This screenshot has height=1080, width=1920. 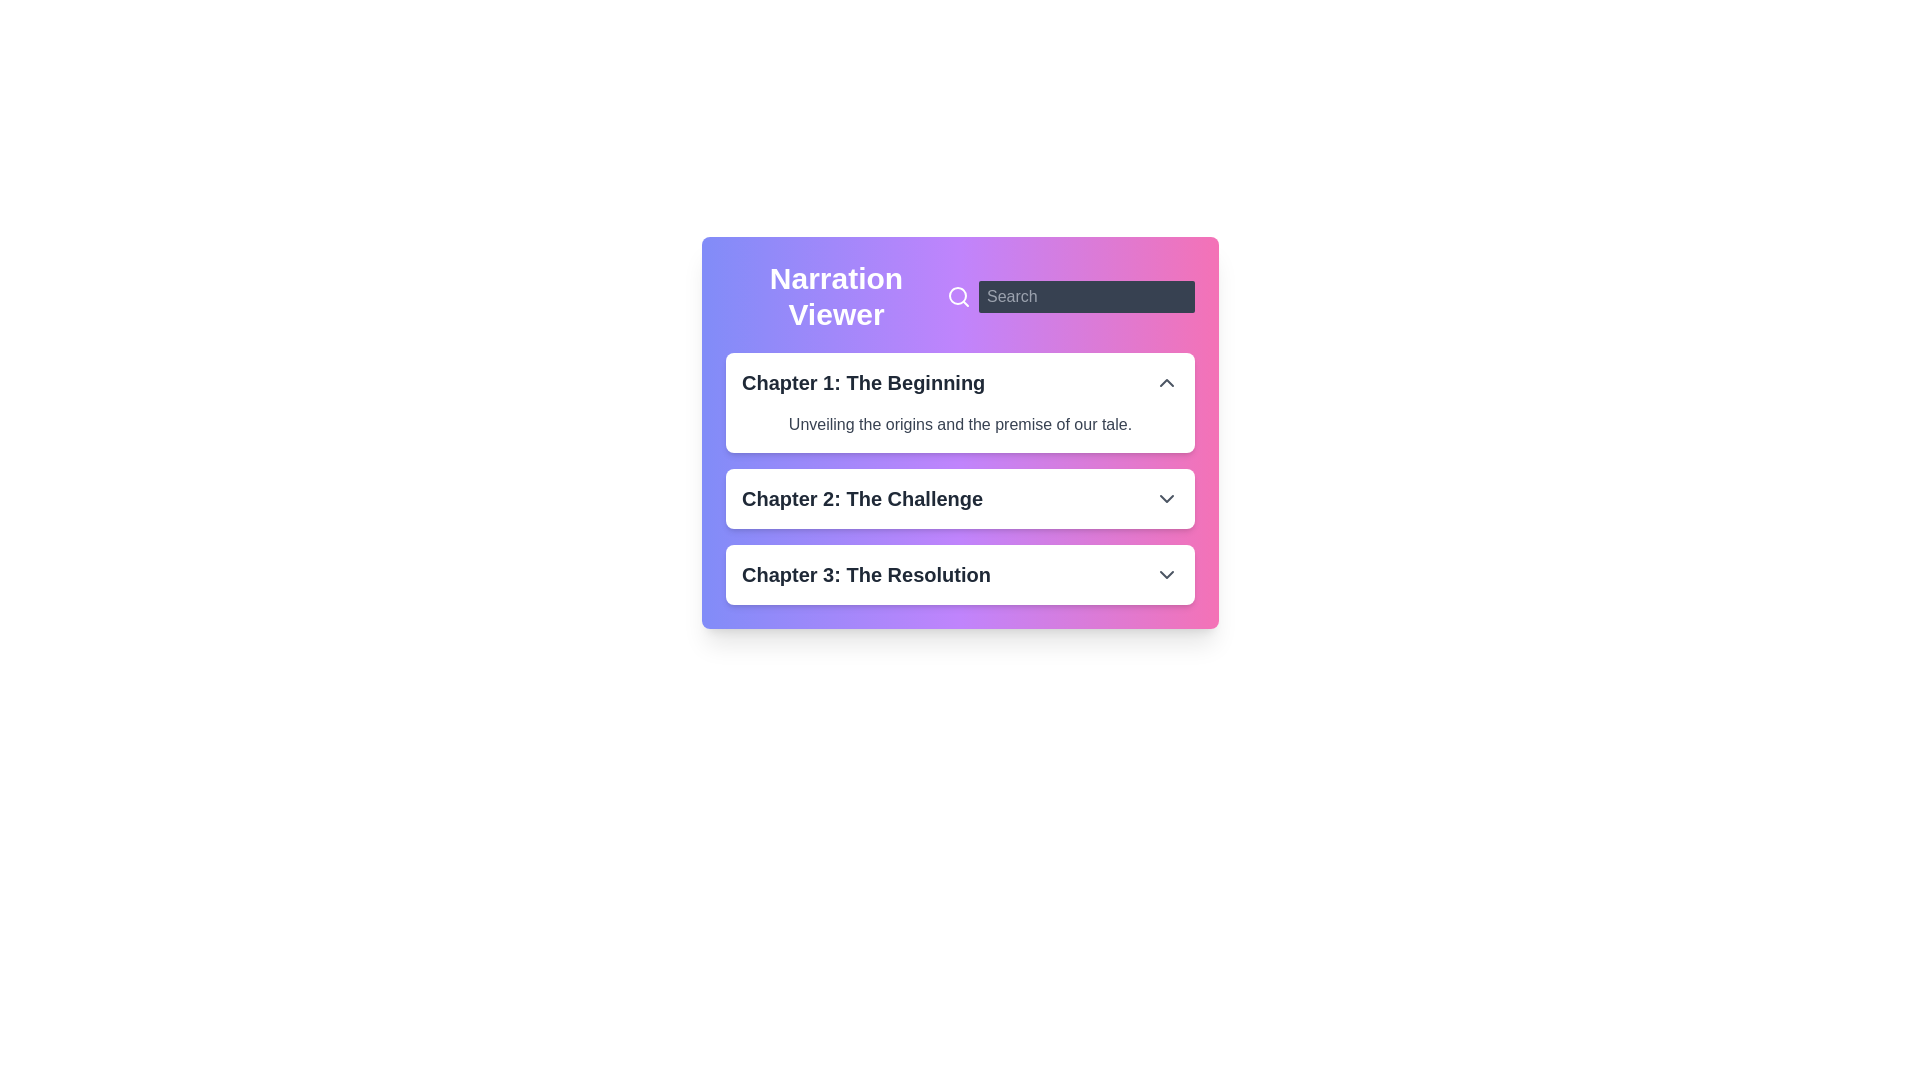 I want to click on the list item for 'Chapter 2: The Challenge', so click(x=960, y=482).